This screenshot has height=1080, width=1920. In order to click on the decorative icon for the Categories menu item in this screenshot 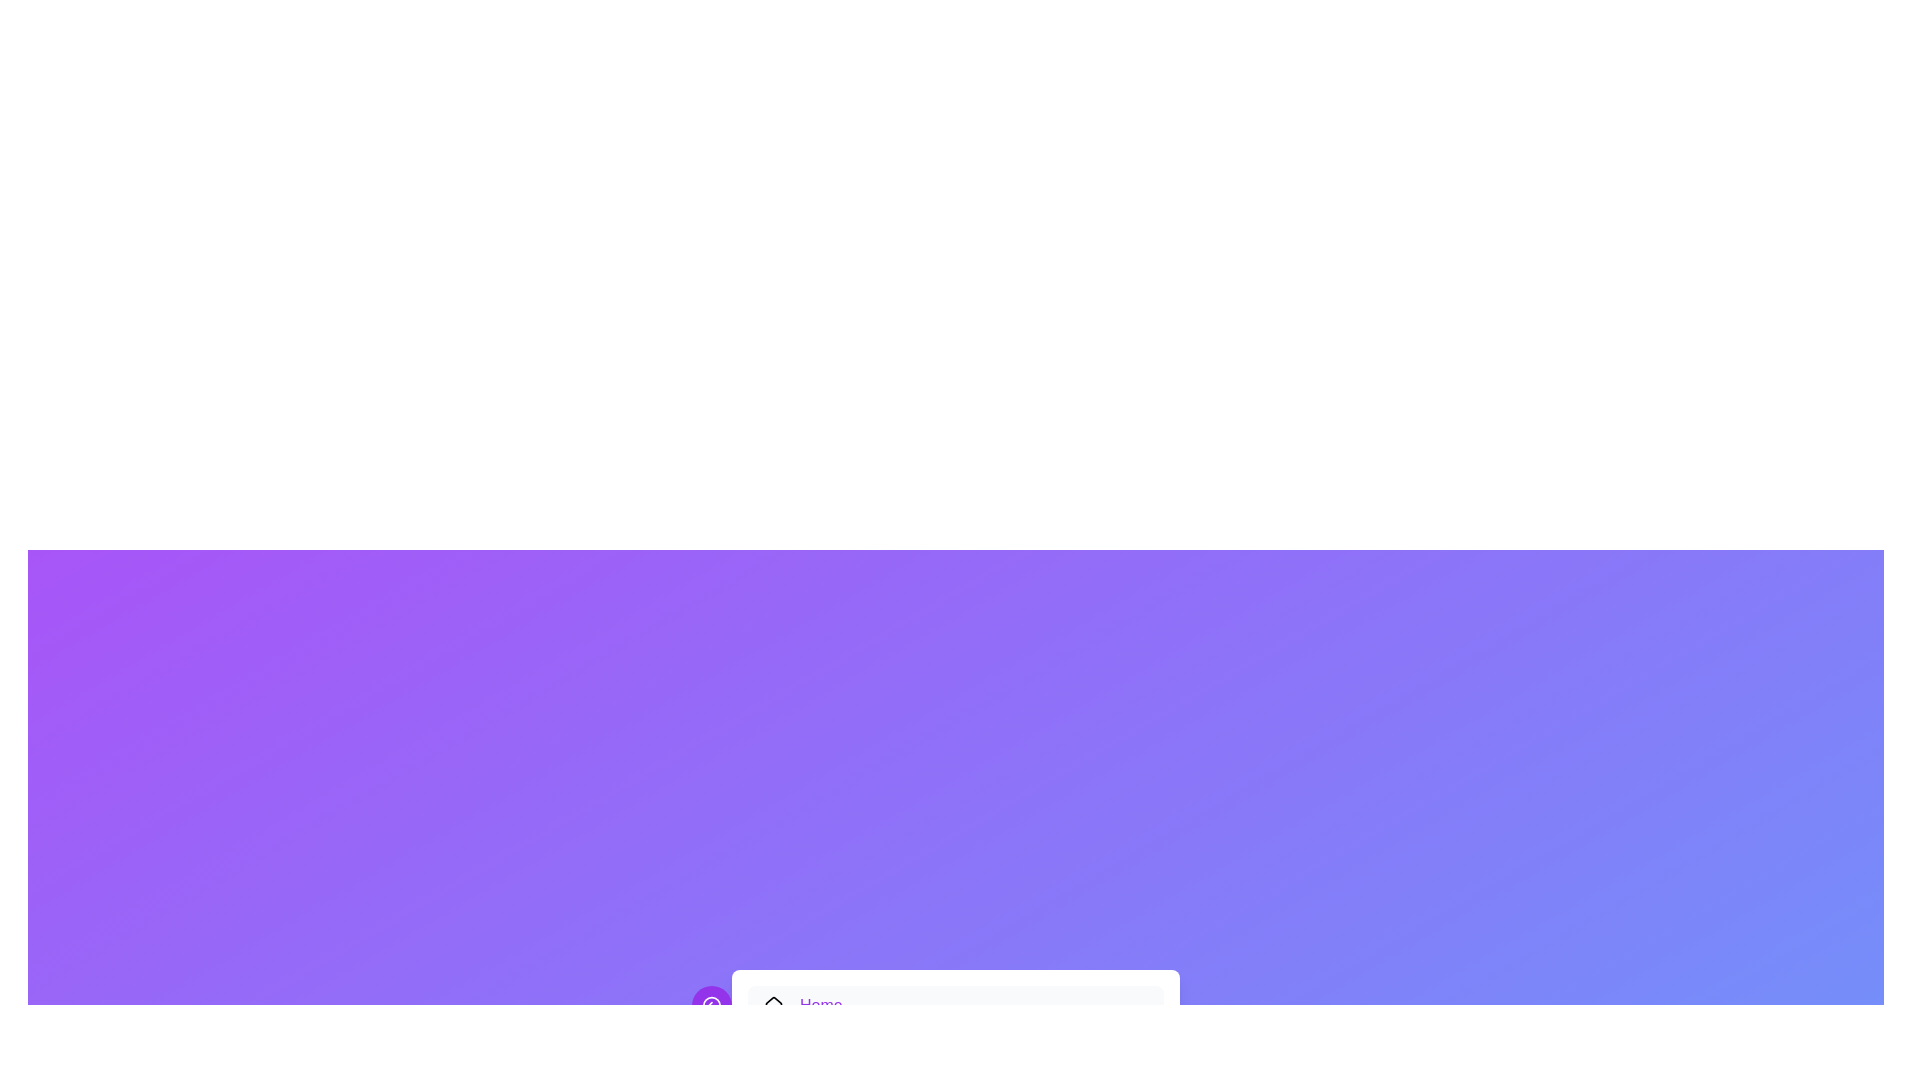, I will do `click(772, 1060)`.